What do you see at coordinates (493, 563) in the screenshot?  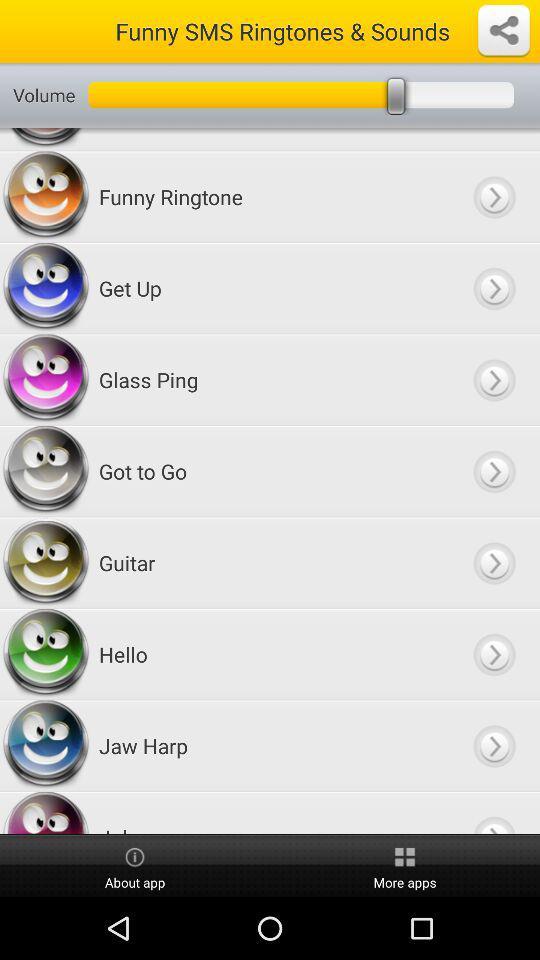 I see `play` at bounding box center [493, 563].